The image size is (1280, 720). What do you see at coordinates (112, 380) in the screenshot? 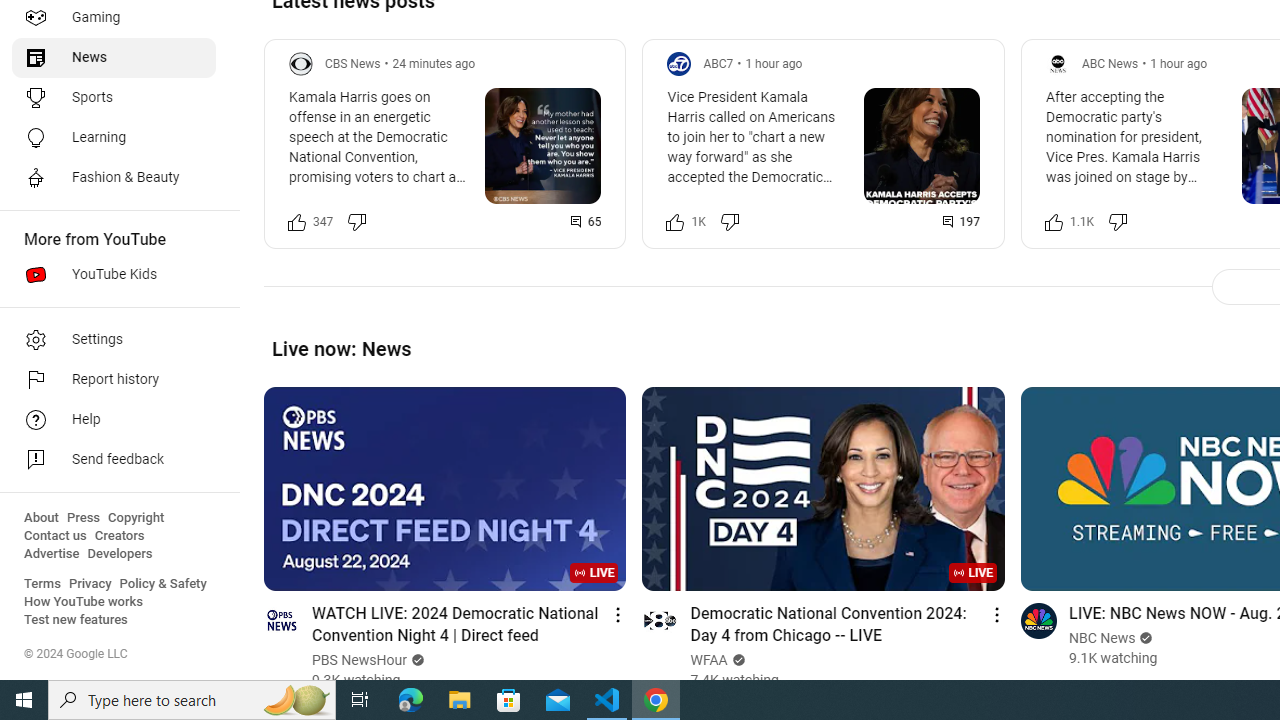
I see `'Report history'` at bounding box center [112, 380].